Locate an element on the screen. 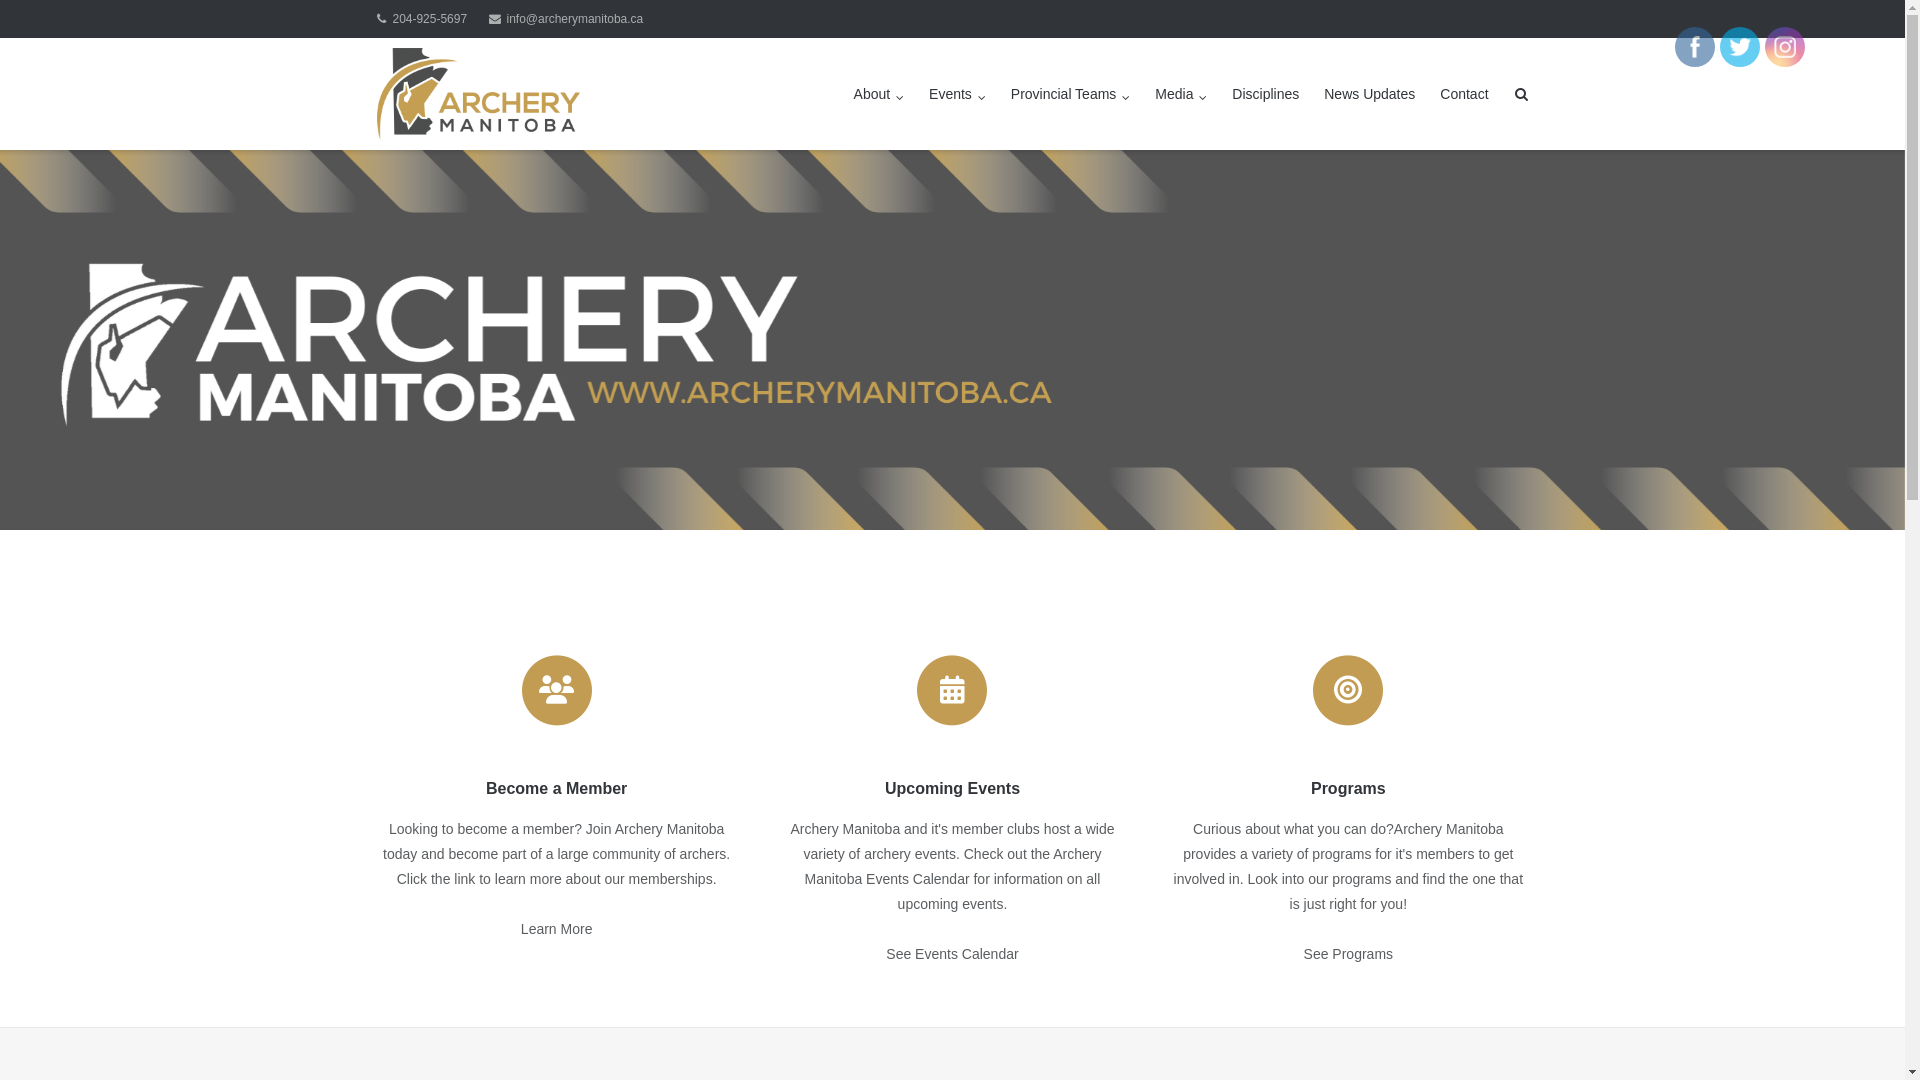 Image resolution: width=1920 pixels, height=1080 pixels. 'Learn More' is located at coordinates (521, 929).